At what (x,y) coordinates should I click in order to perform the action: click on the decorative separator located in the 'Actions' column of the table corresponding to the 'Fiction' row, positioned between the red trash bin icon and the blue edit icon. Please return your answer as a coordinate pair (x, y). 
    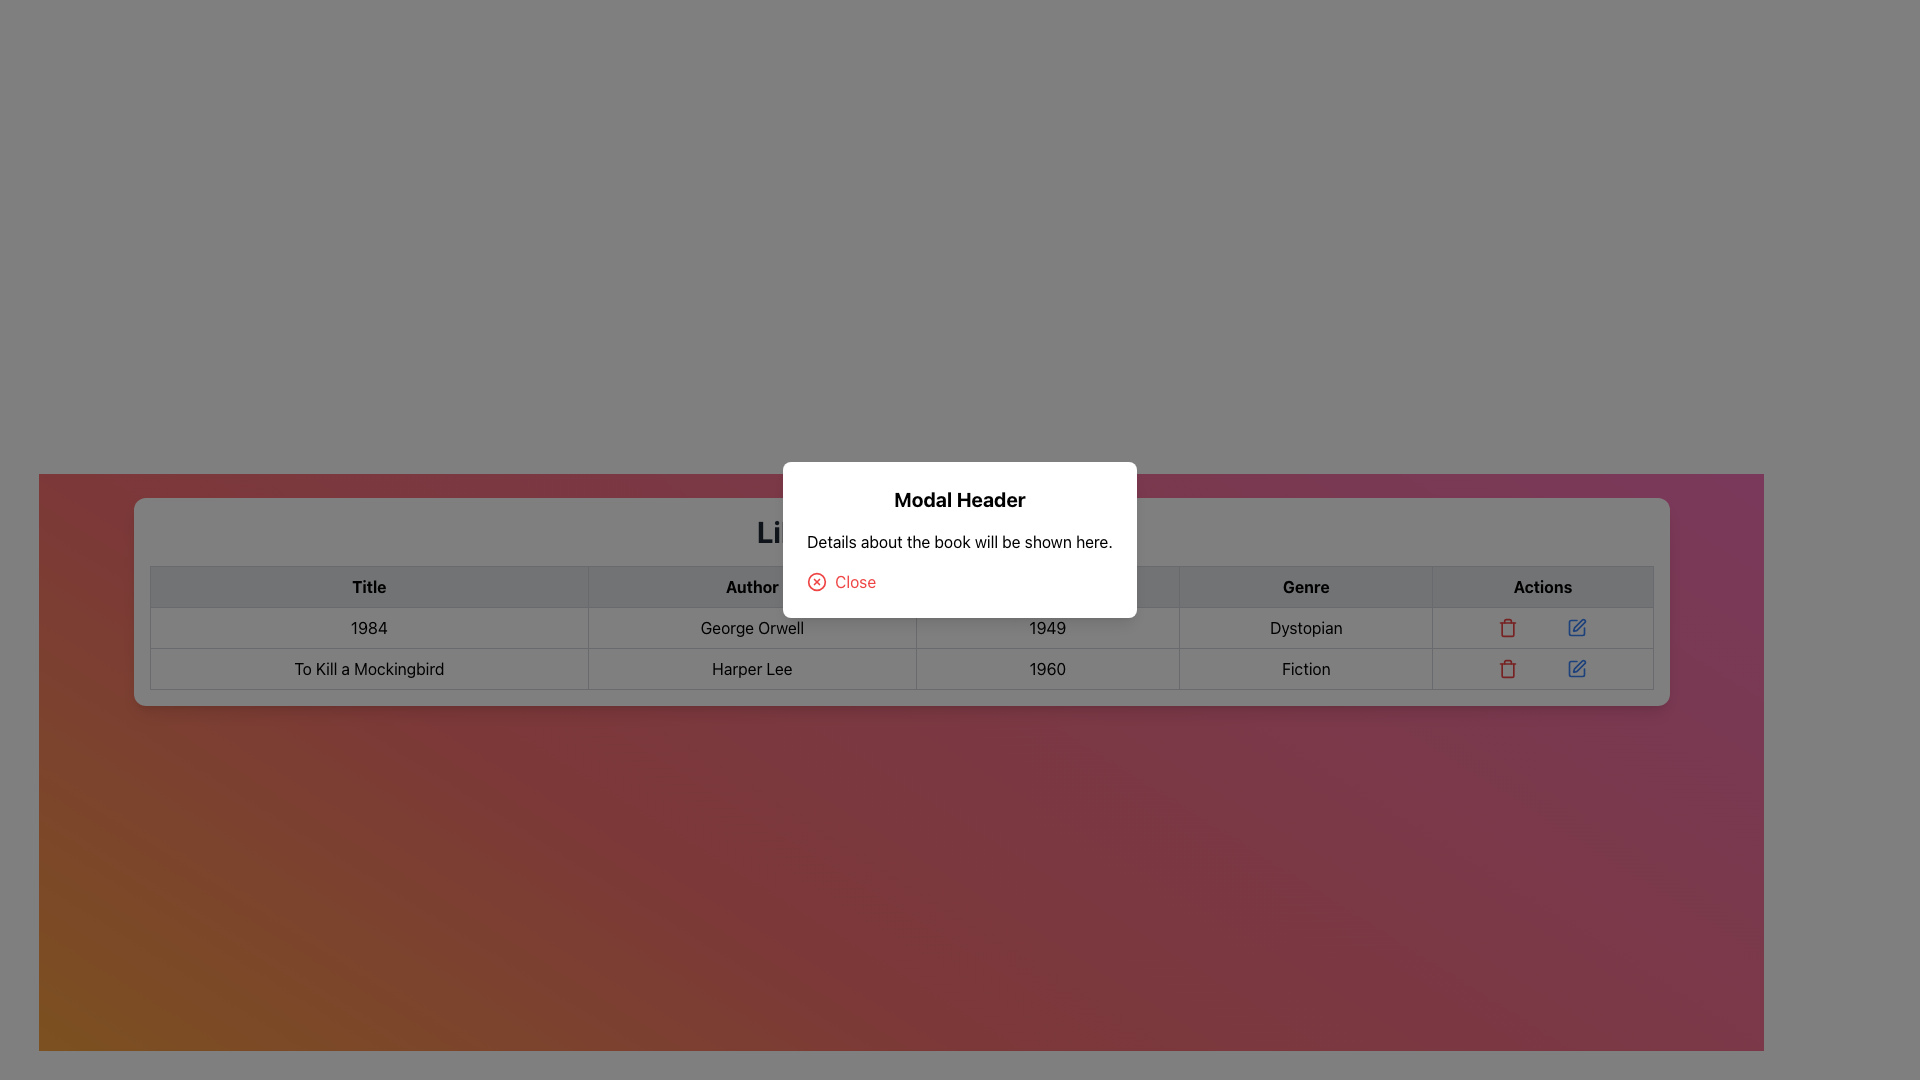
    Looking at the image, I should click on (1541, 668).